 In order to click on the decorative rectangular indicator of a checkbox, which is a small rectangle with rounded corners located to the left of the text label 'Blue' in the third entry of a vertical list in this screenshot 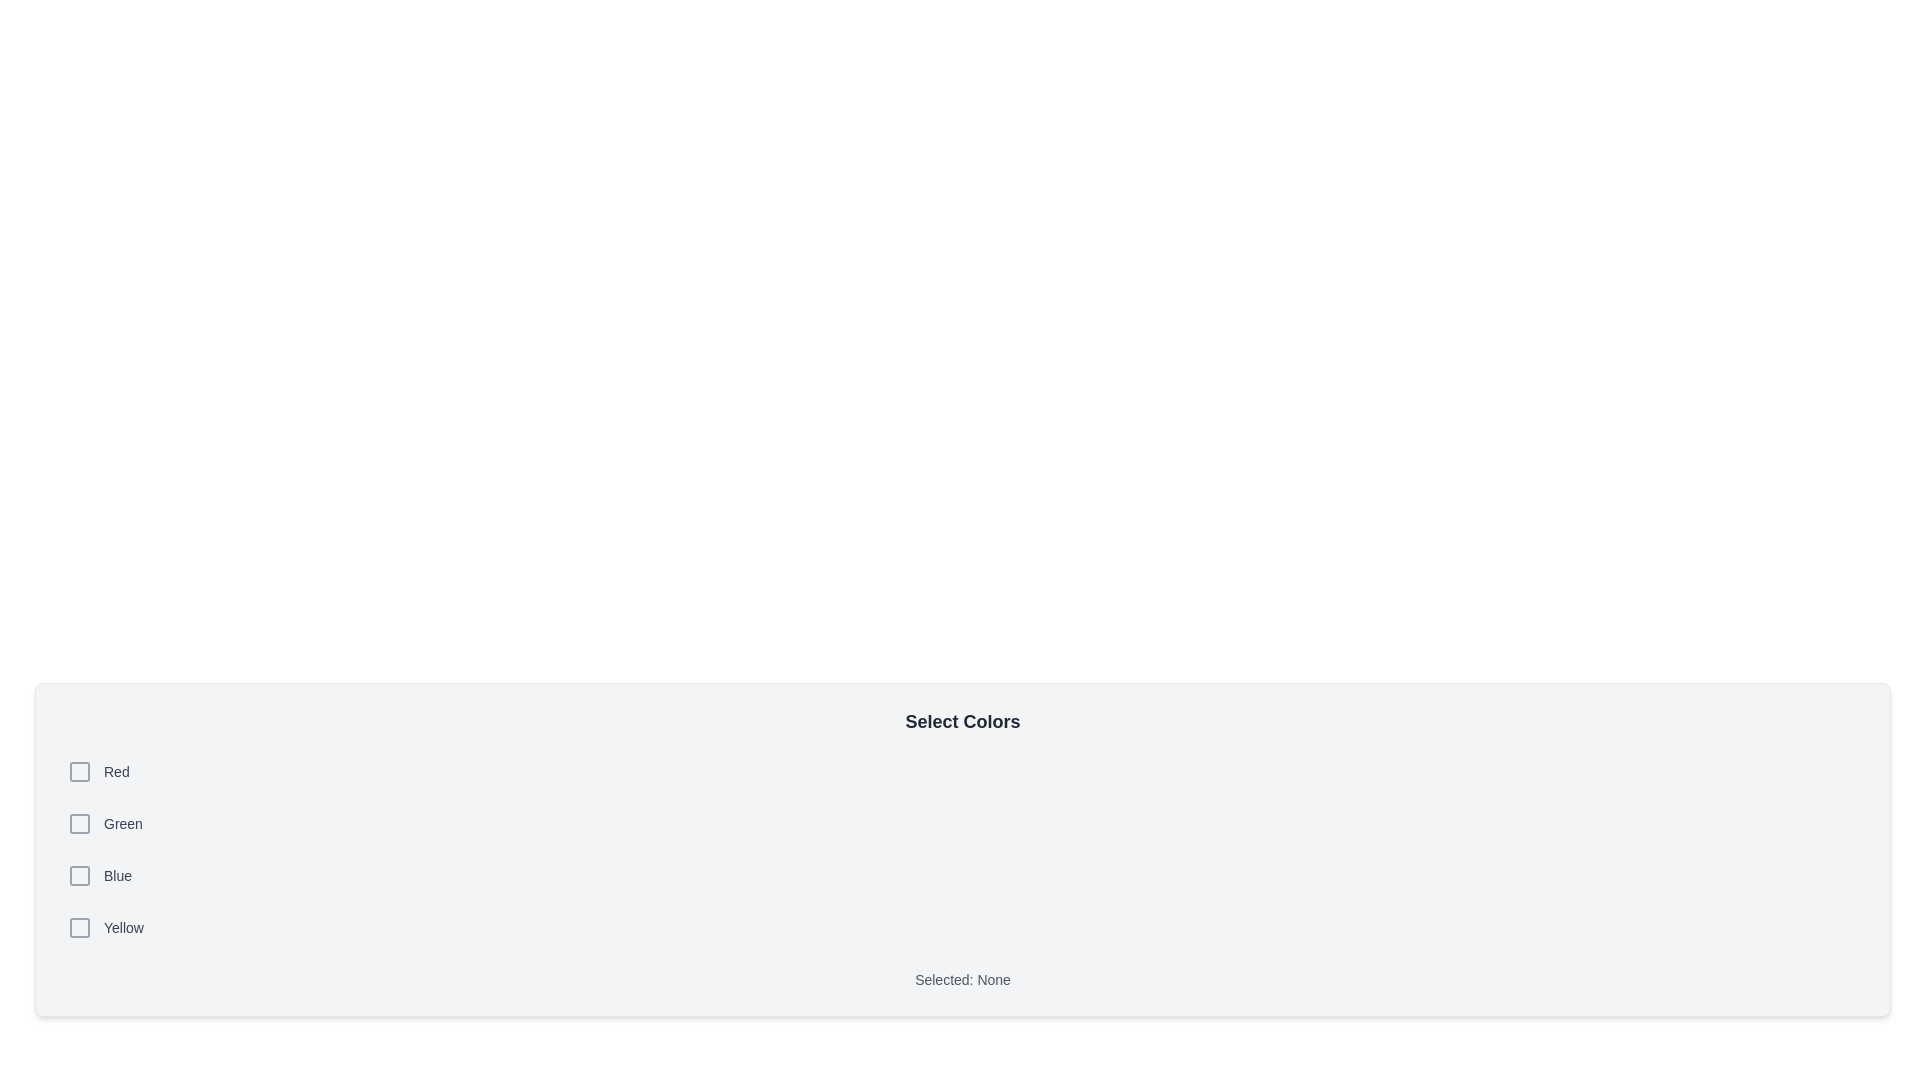, I will do `click(80, 874)`.